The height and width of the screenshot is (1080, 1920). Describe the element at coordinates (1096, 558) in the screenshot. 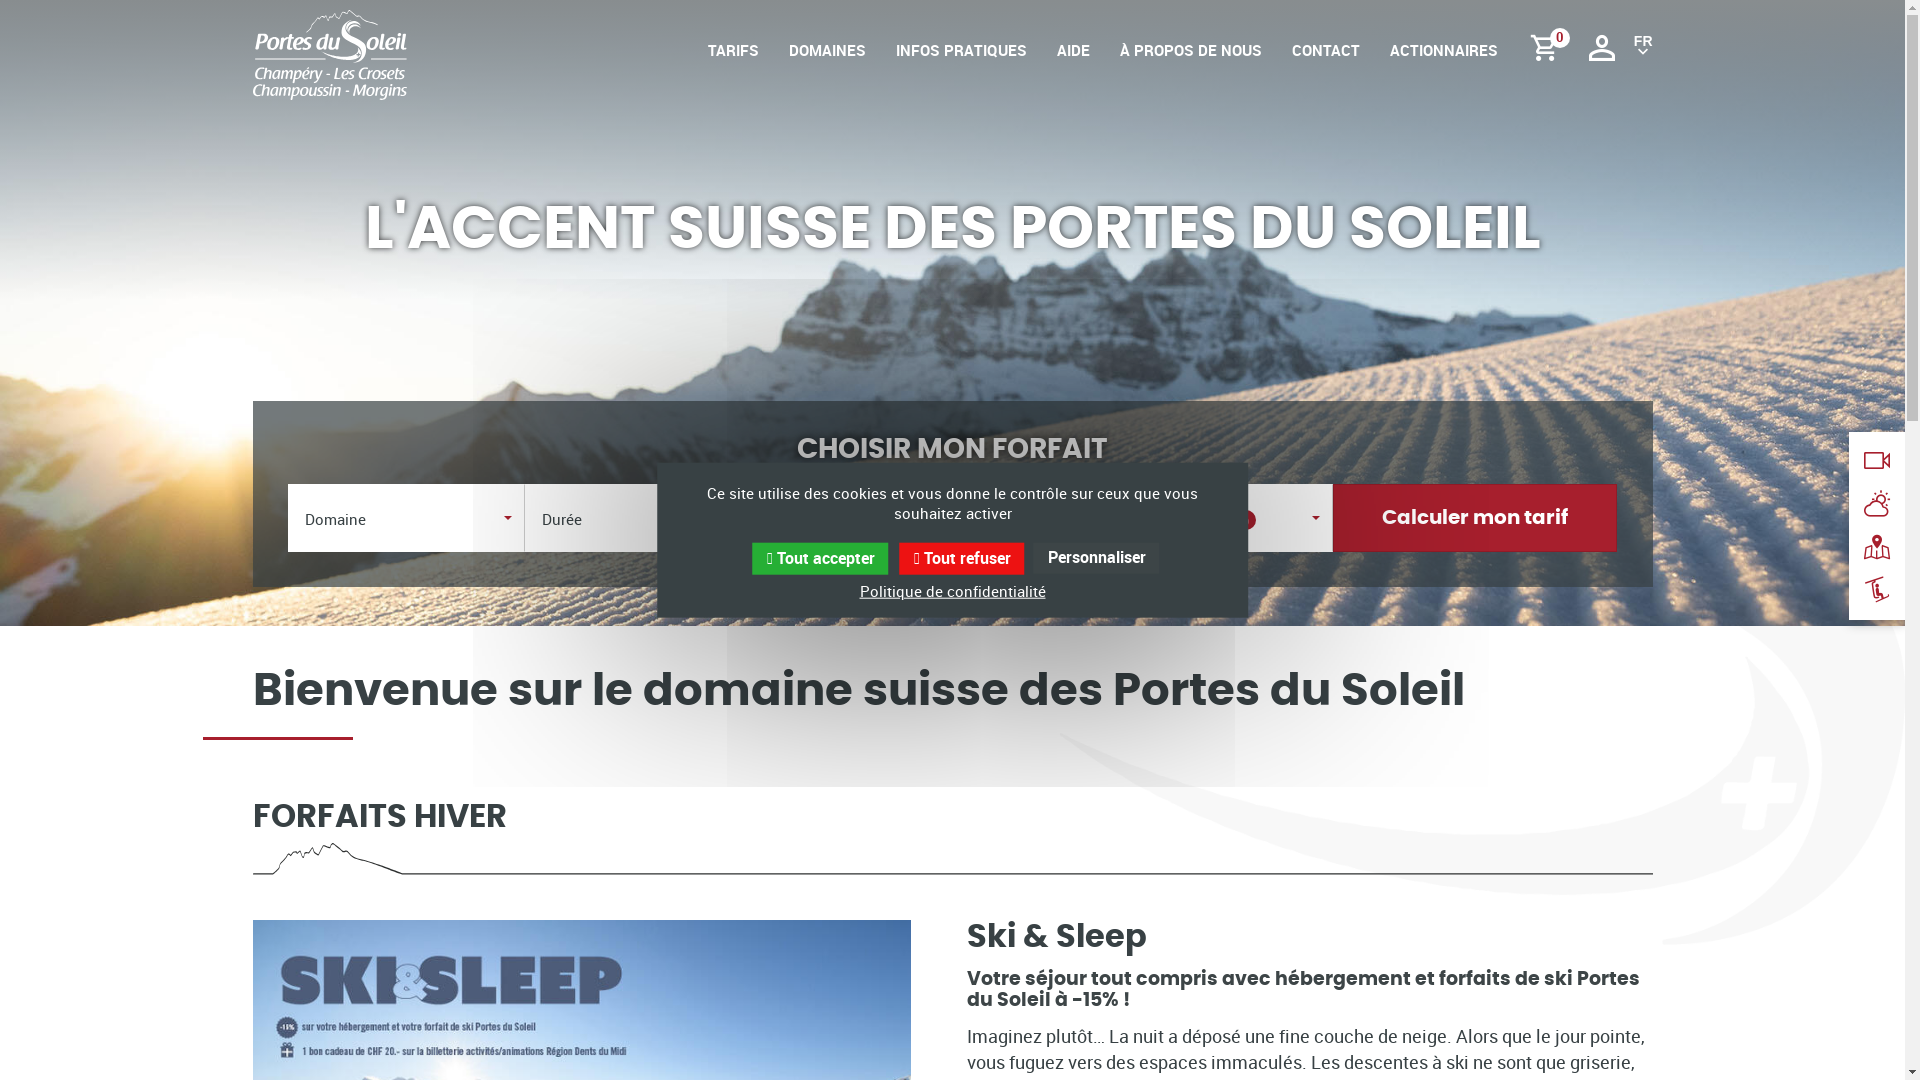

I see `'Personnaliser'` at that location.